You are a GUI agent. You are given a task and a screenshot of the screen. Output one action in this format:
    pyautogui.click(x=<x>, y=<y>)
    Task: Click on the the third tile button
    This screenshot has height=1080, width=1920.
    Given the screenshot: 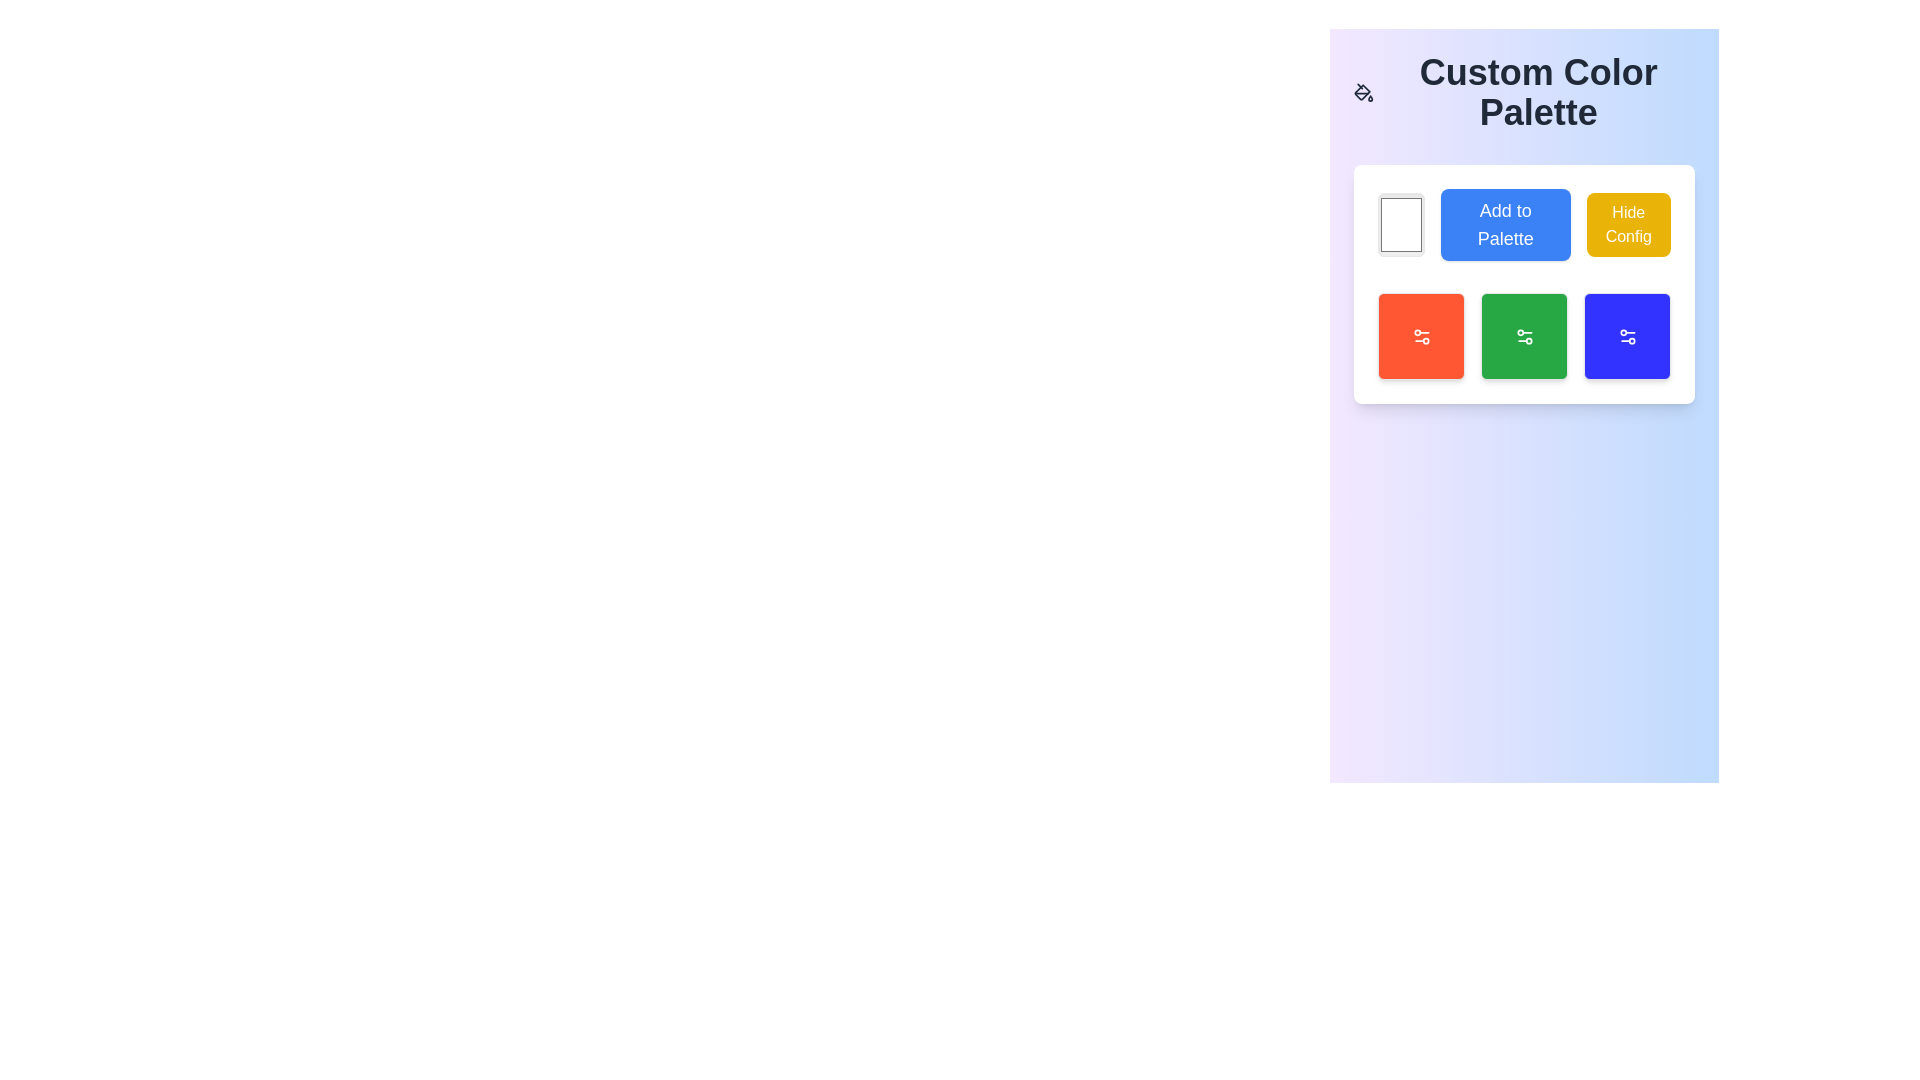 What is the action you would take?
    pyautogui.click(x=1627, y=335)
    